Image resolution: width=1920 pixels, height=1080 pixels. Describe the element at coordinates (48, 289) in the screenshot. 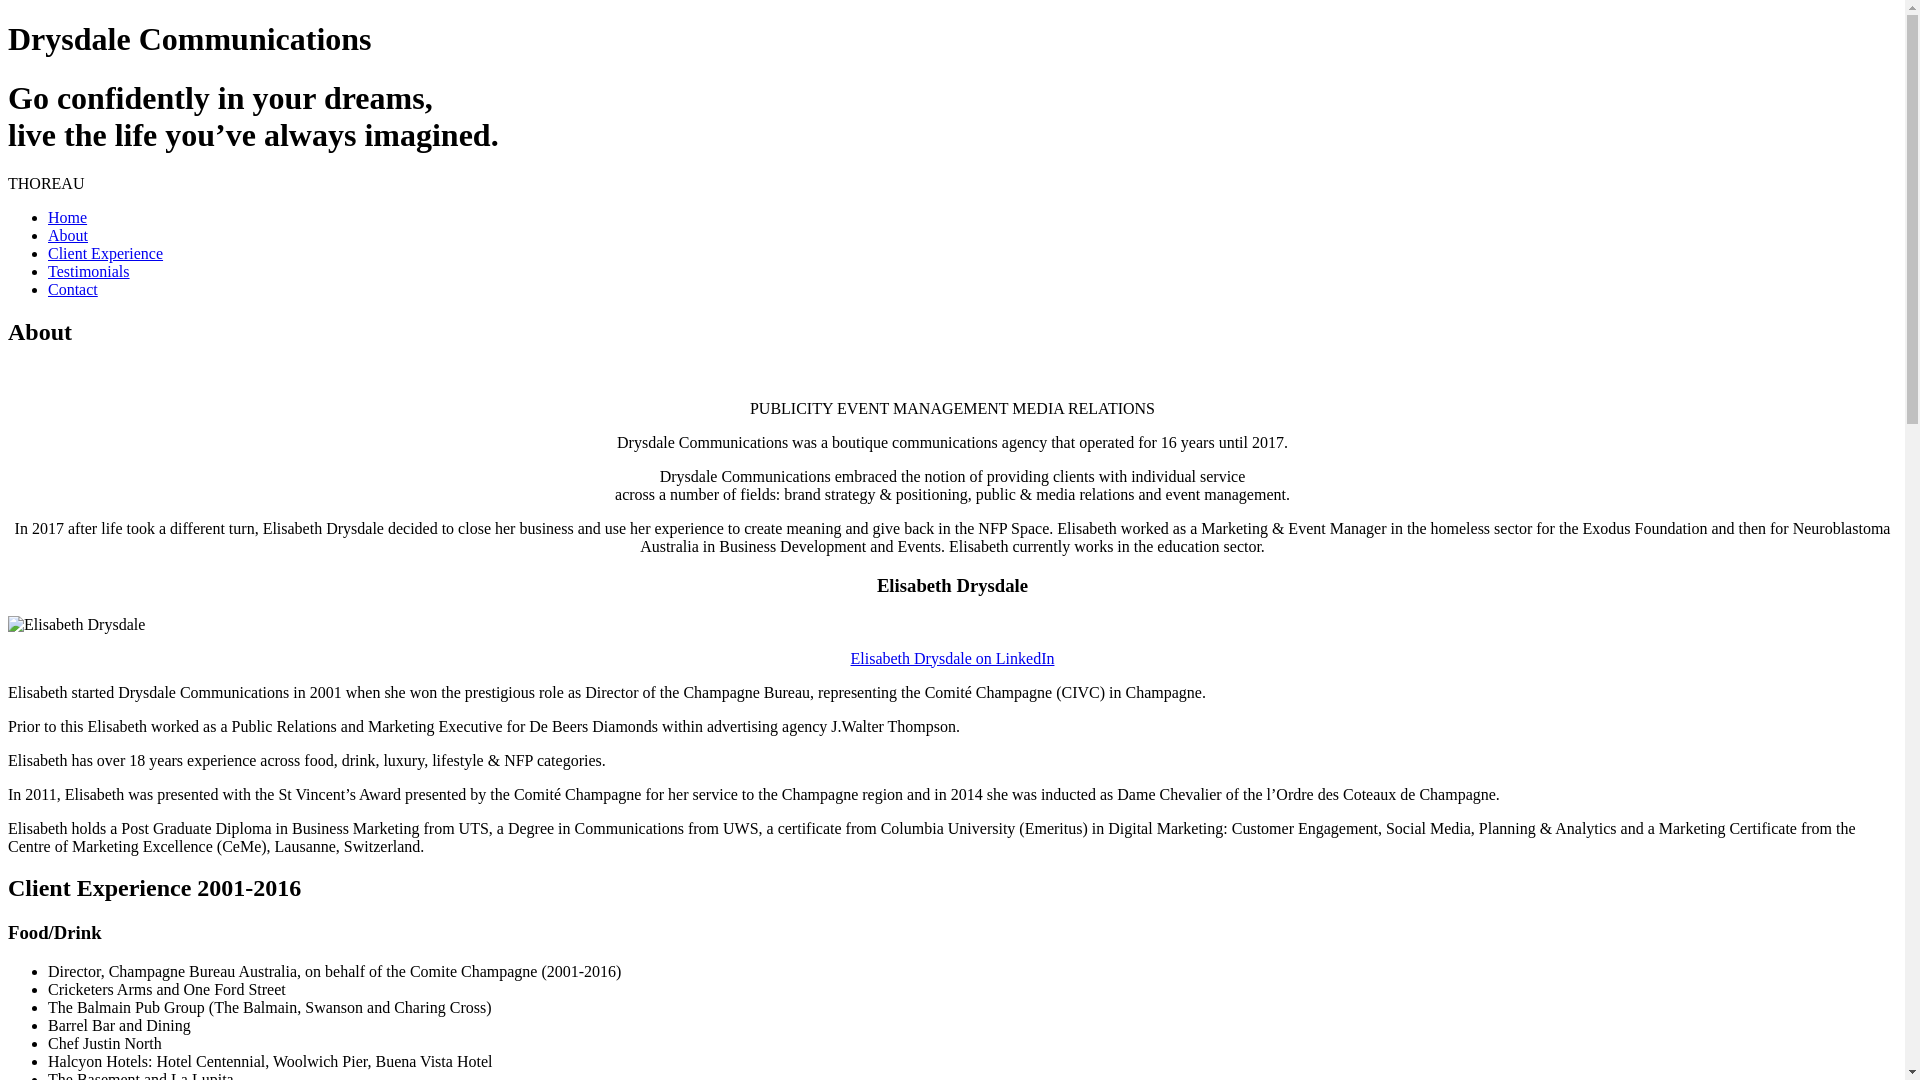

I see `'Contact'` at that location.